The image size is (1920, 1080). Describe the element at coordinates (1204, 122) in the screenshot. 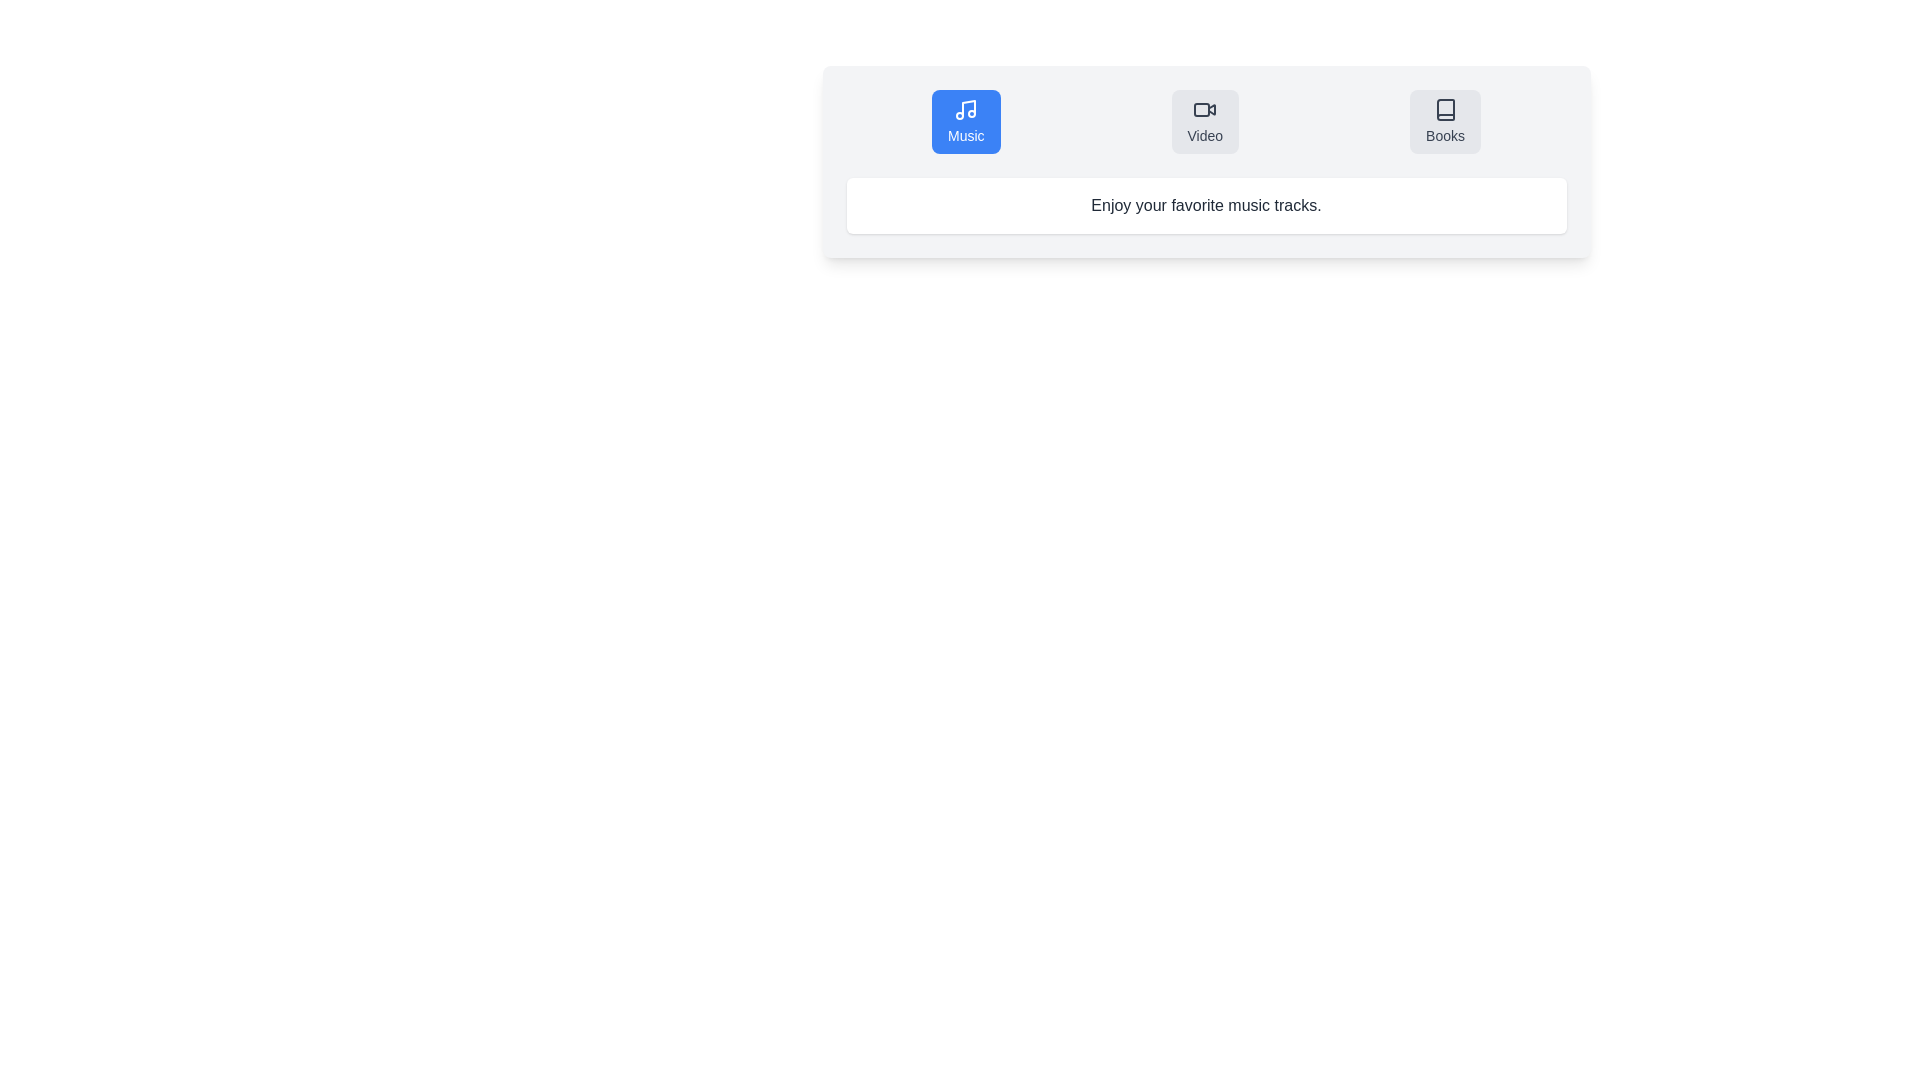

I see `the 'Video' button, which is a rectangular button with rounded corners featuring a video camera icon and dark gray text on a light gray background that turns blue when interactive` at that location.